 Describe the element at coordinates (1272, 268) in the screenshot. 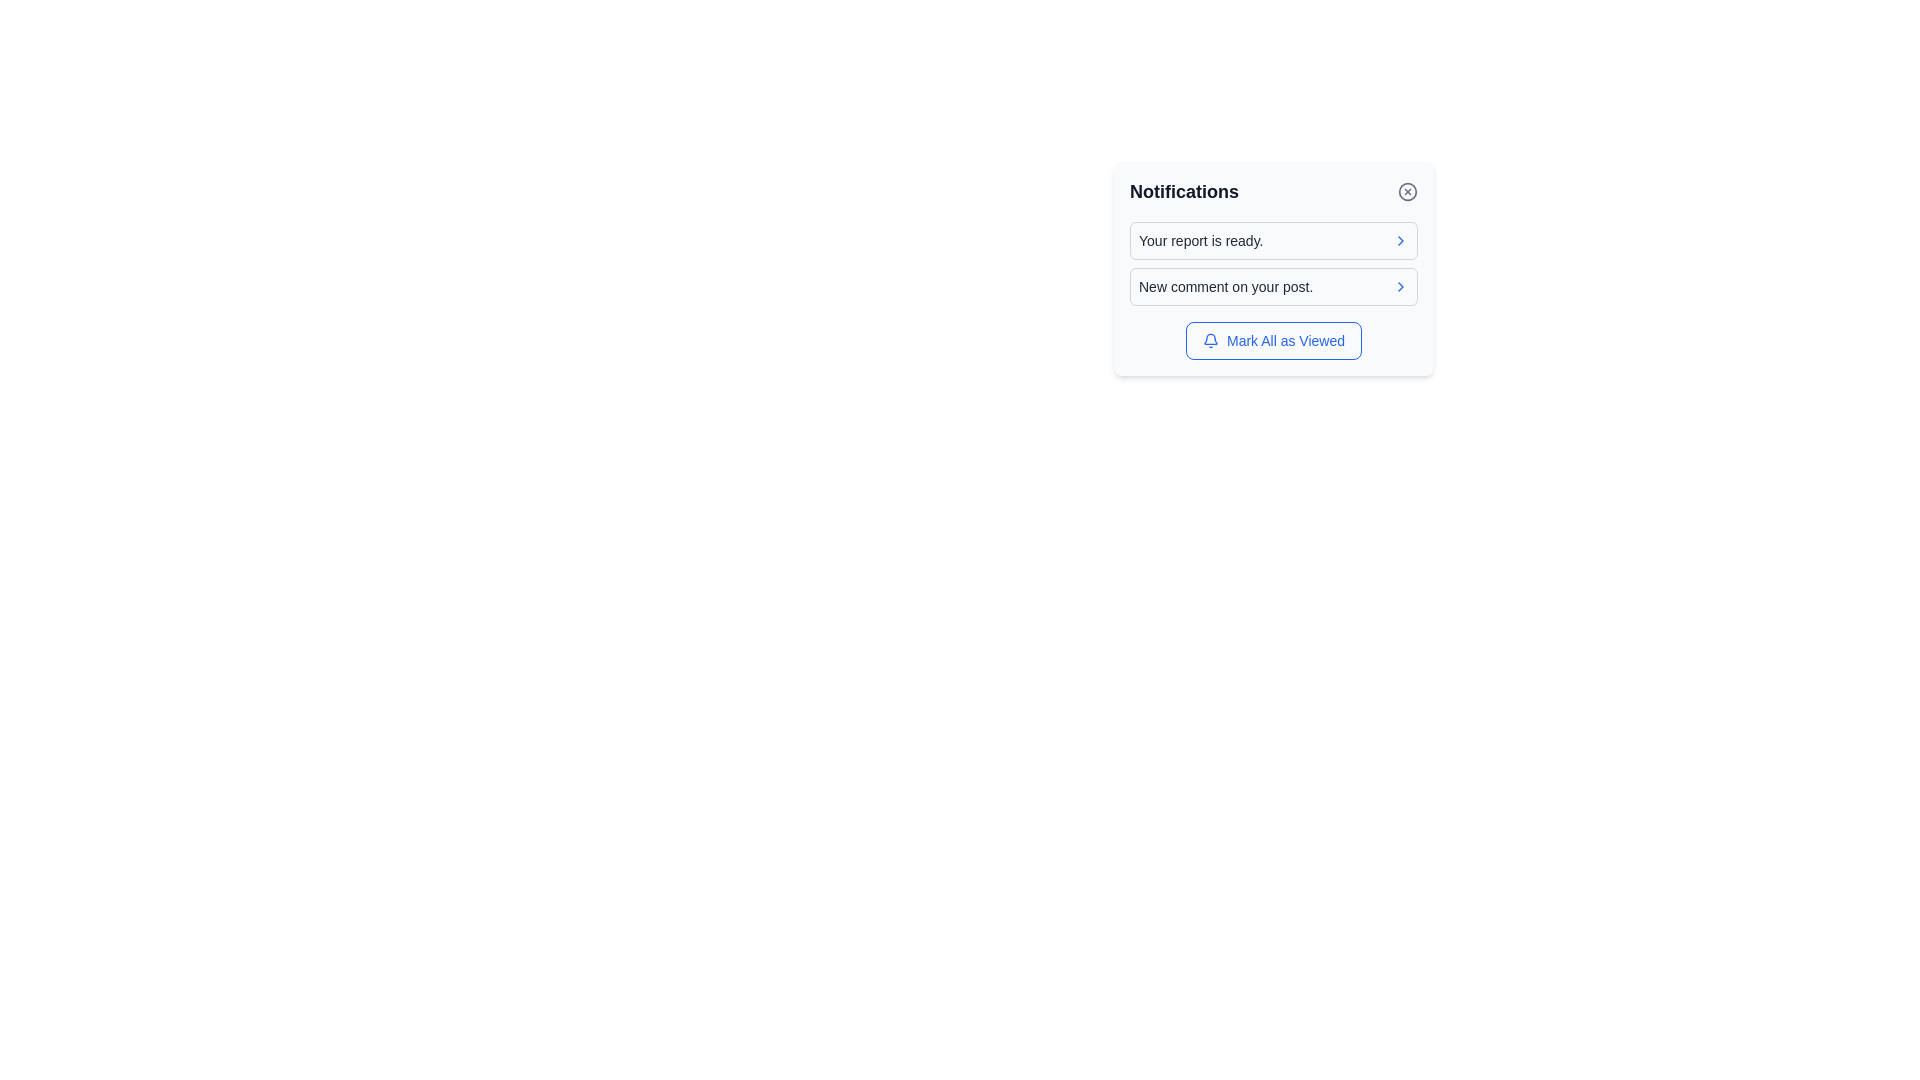

I see `the chevron icon located on the Information Panel, which is the distinct notification box in the top right section of the interface` at that location.